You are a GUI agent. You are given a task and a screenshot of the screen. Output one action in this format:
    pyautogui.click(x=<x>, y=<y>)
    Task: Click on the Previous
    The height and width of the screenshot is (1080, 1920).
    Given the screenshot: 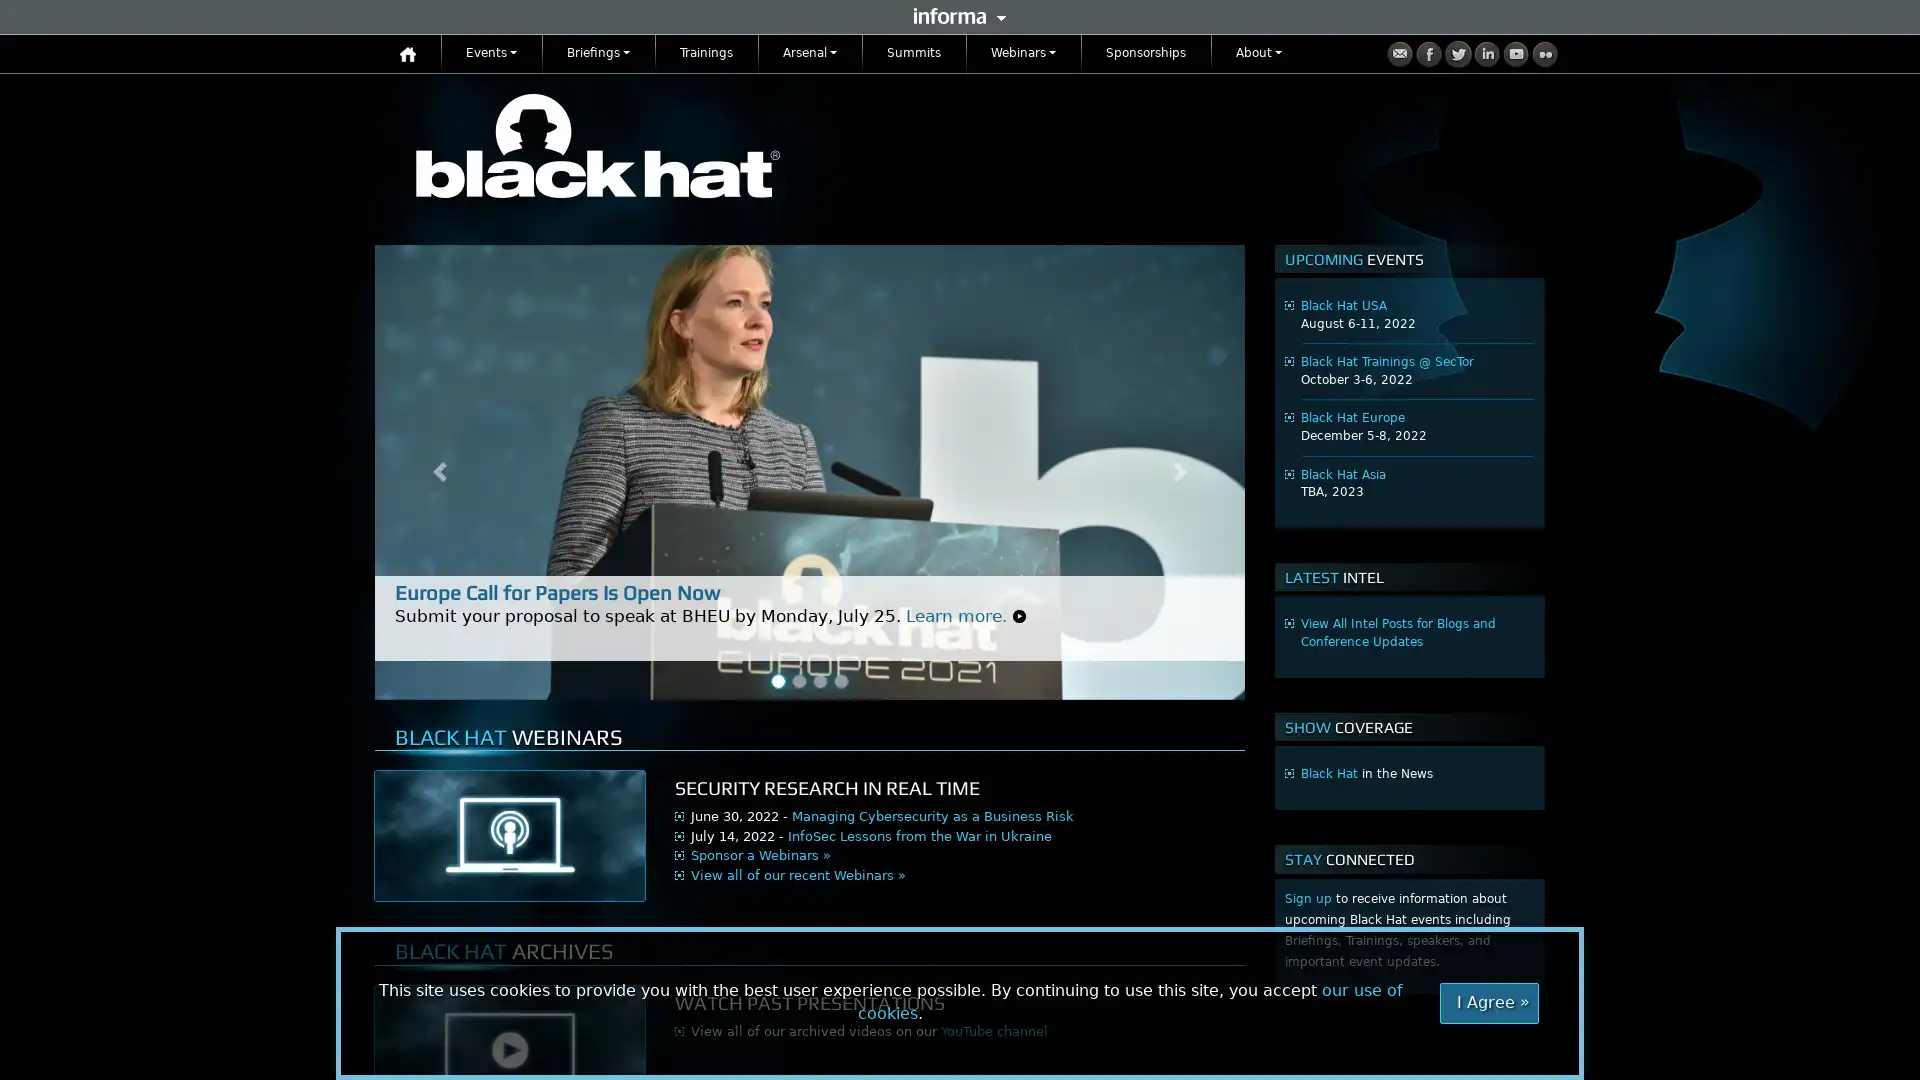 What is the action you would take?
    pyautogui.click(x=439, y=471)
    